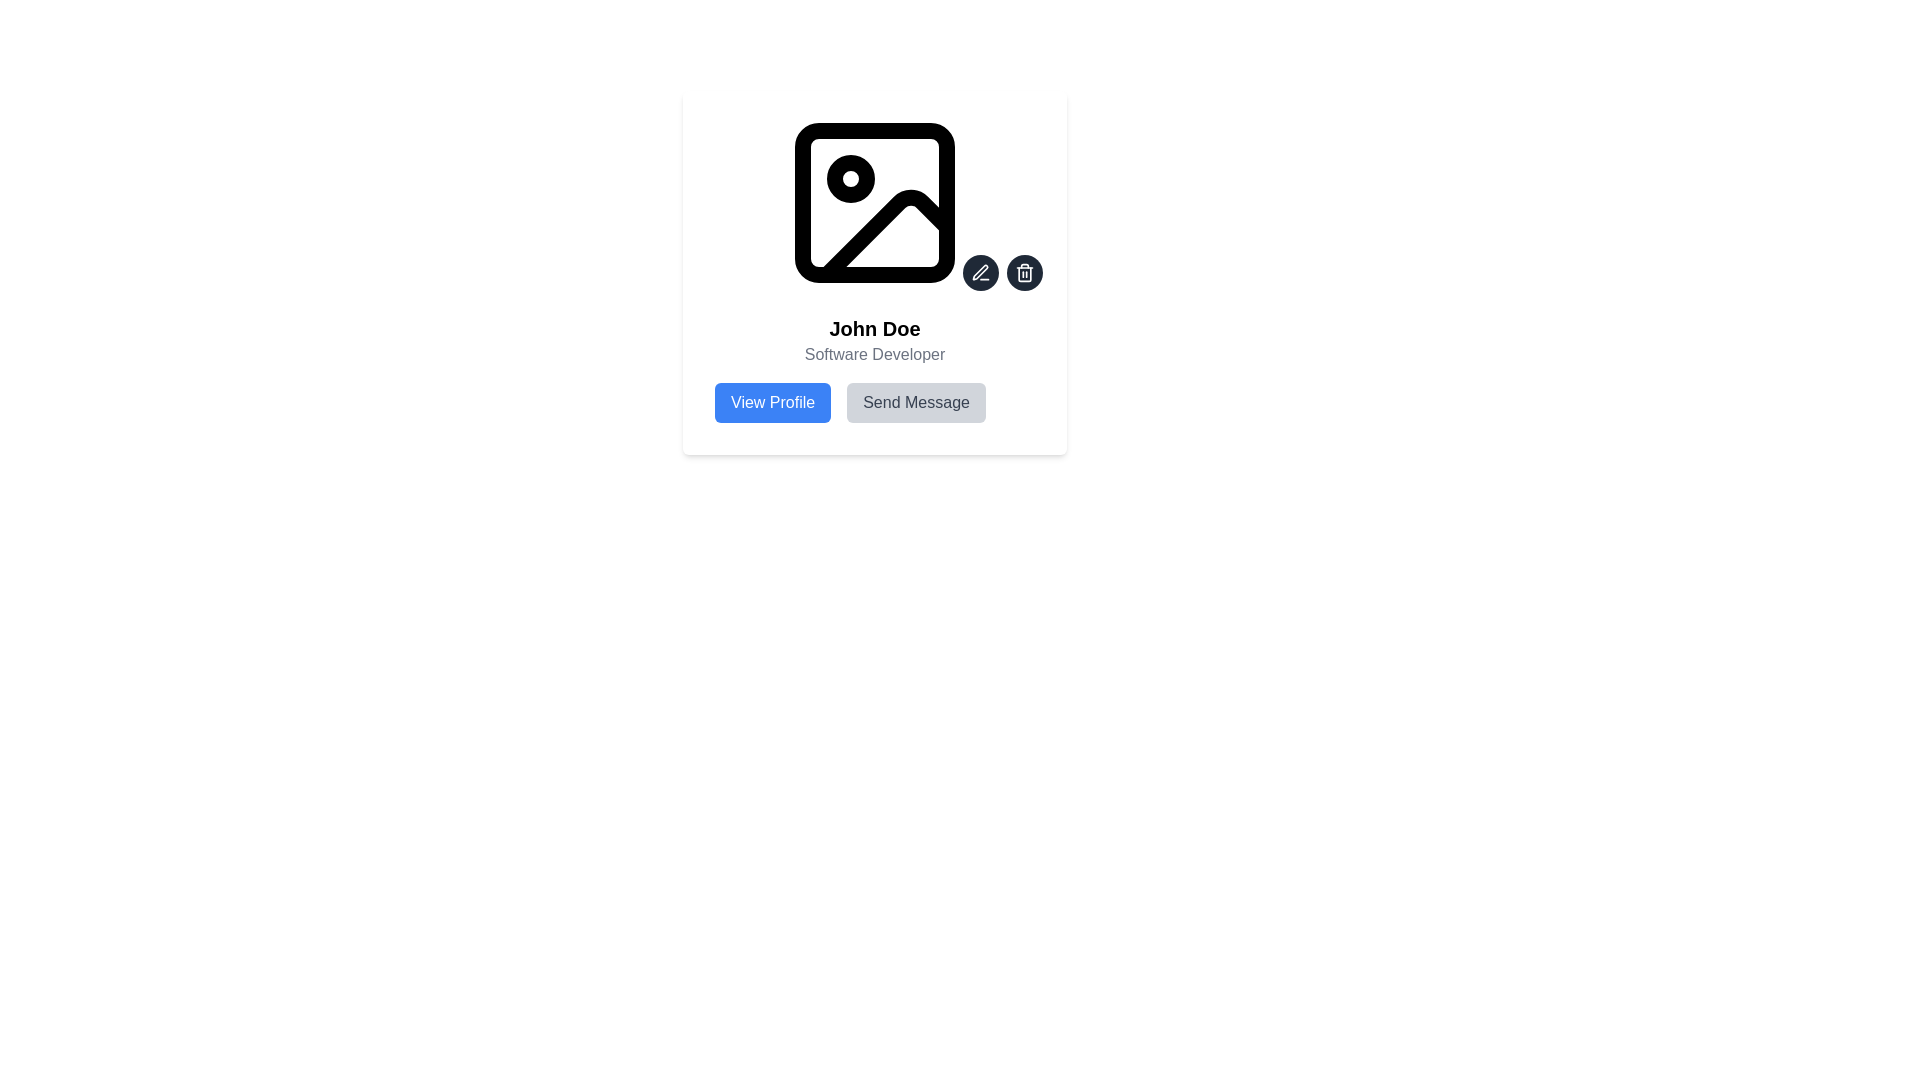  I want to click on the communication button located below the 'John Doe' profile section and to the right of the 'View Profile' button, so click(915, 402).